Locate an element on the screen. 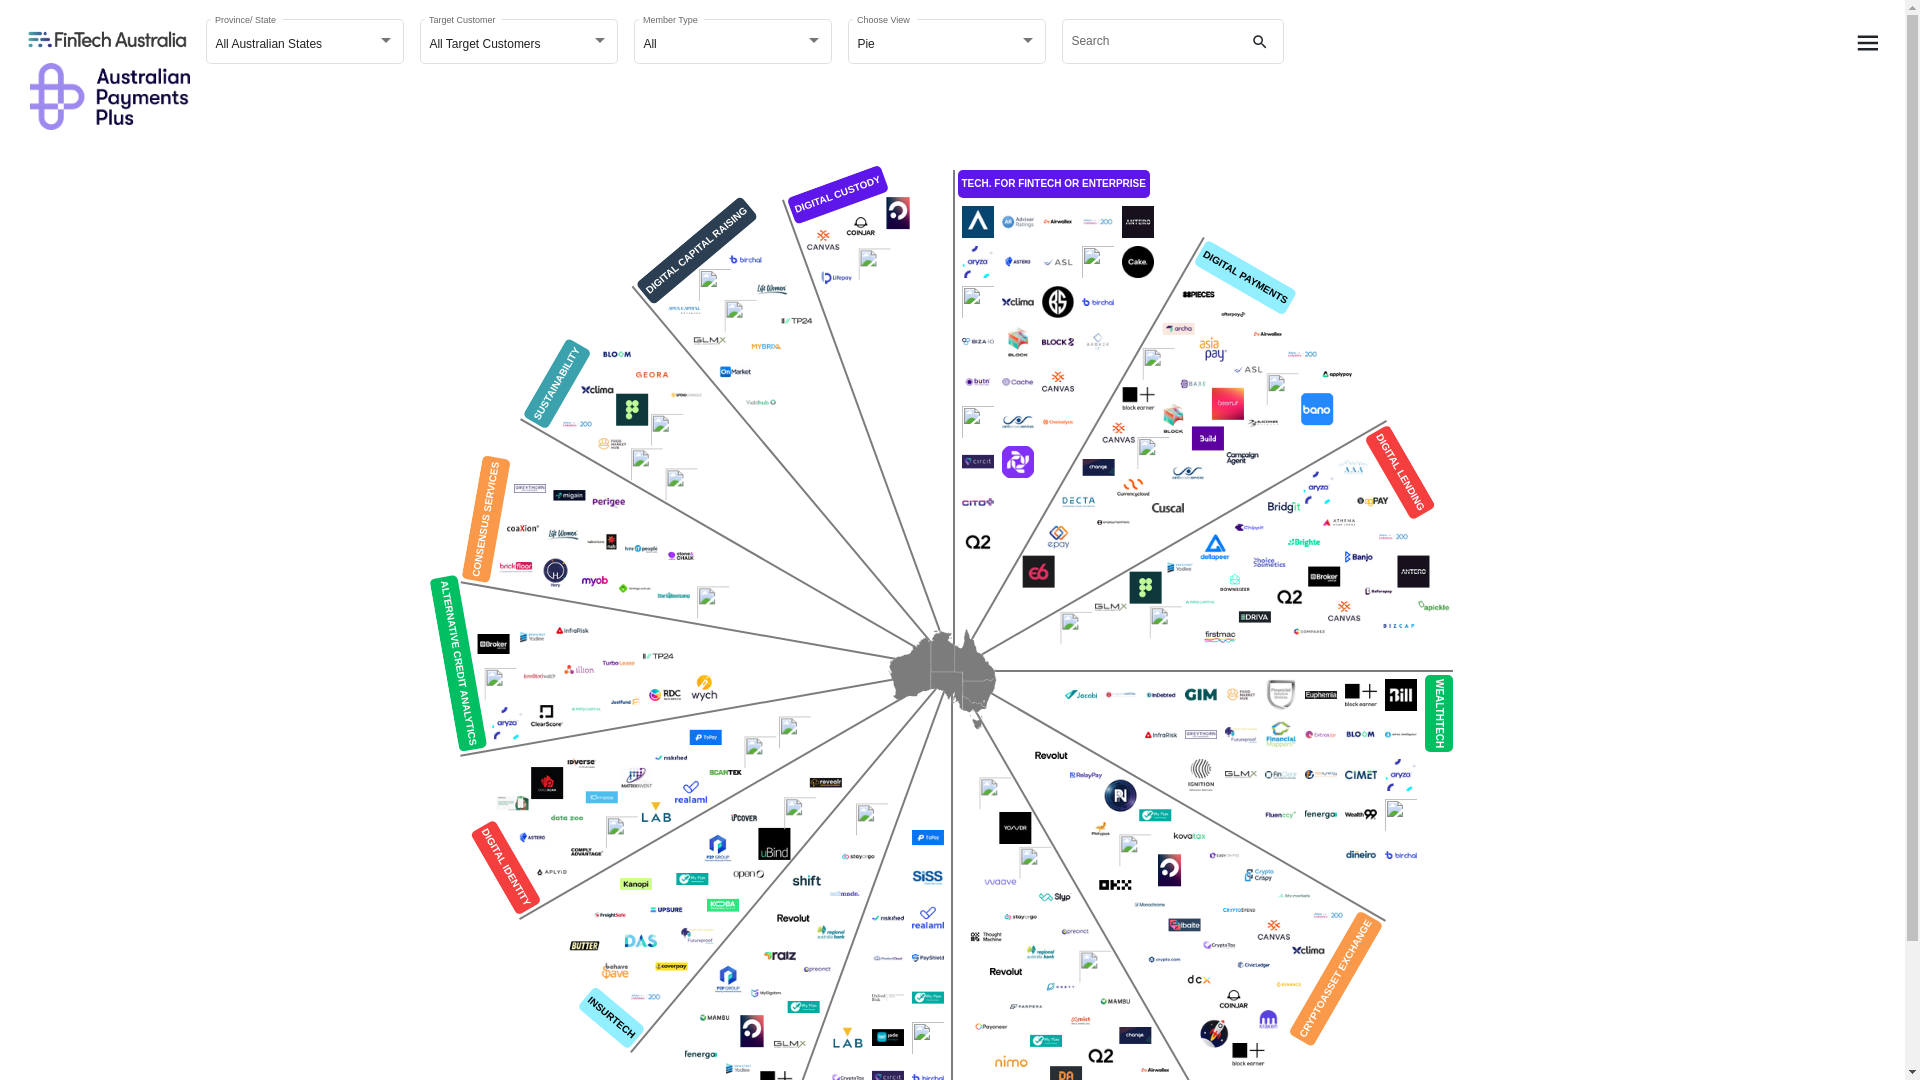 The height and width of the screenshot is (1080, 1920). 'Wych Australia Pty Ltd' is located at coordinates (704, 686).